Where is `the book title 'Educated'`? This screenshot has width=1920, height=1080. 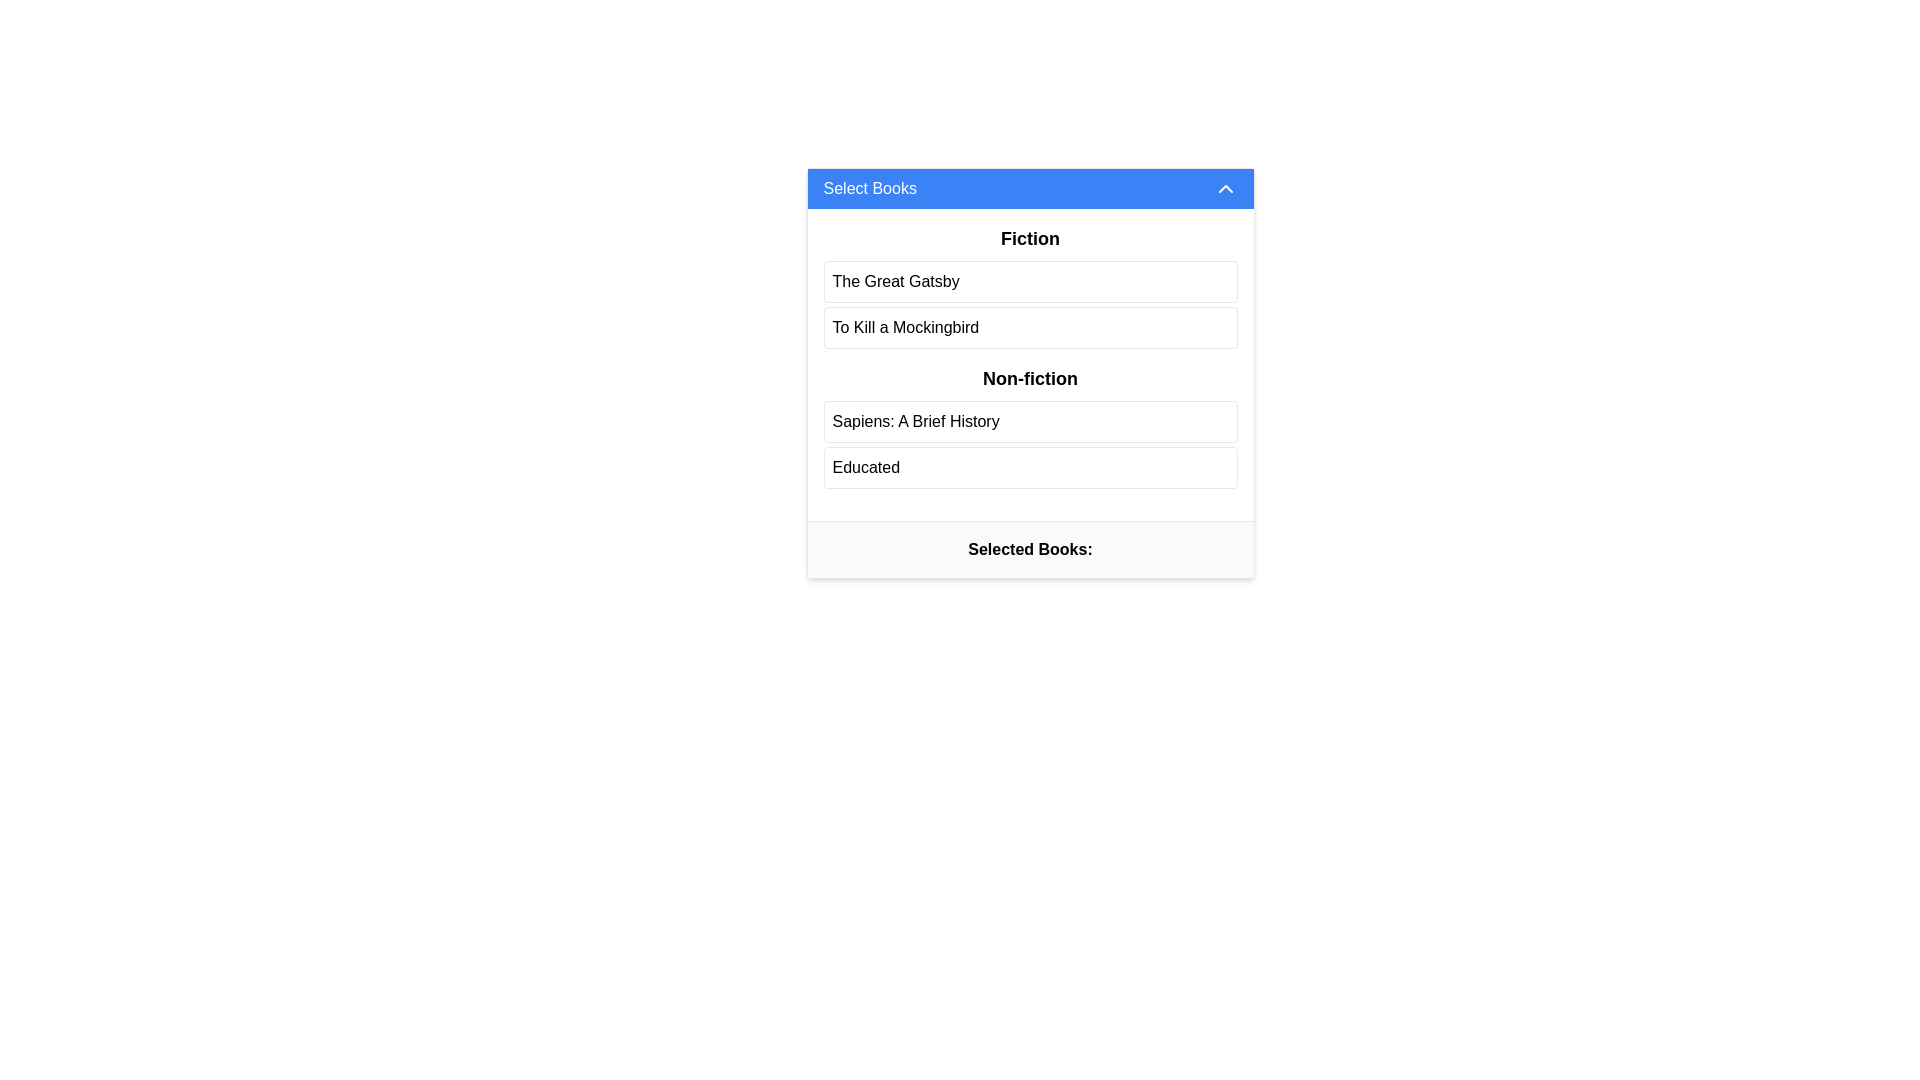
the book title 'Educated' is located at coordinates (866, 467).